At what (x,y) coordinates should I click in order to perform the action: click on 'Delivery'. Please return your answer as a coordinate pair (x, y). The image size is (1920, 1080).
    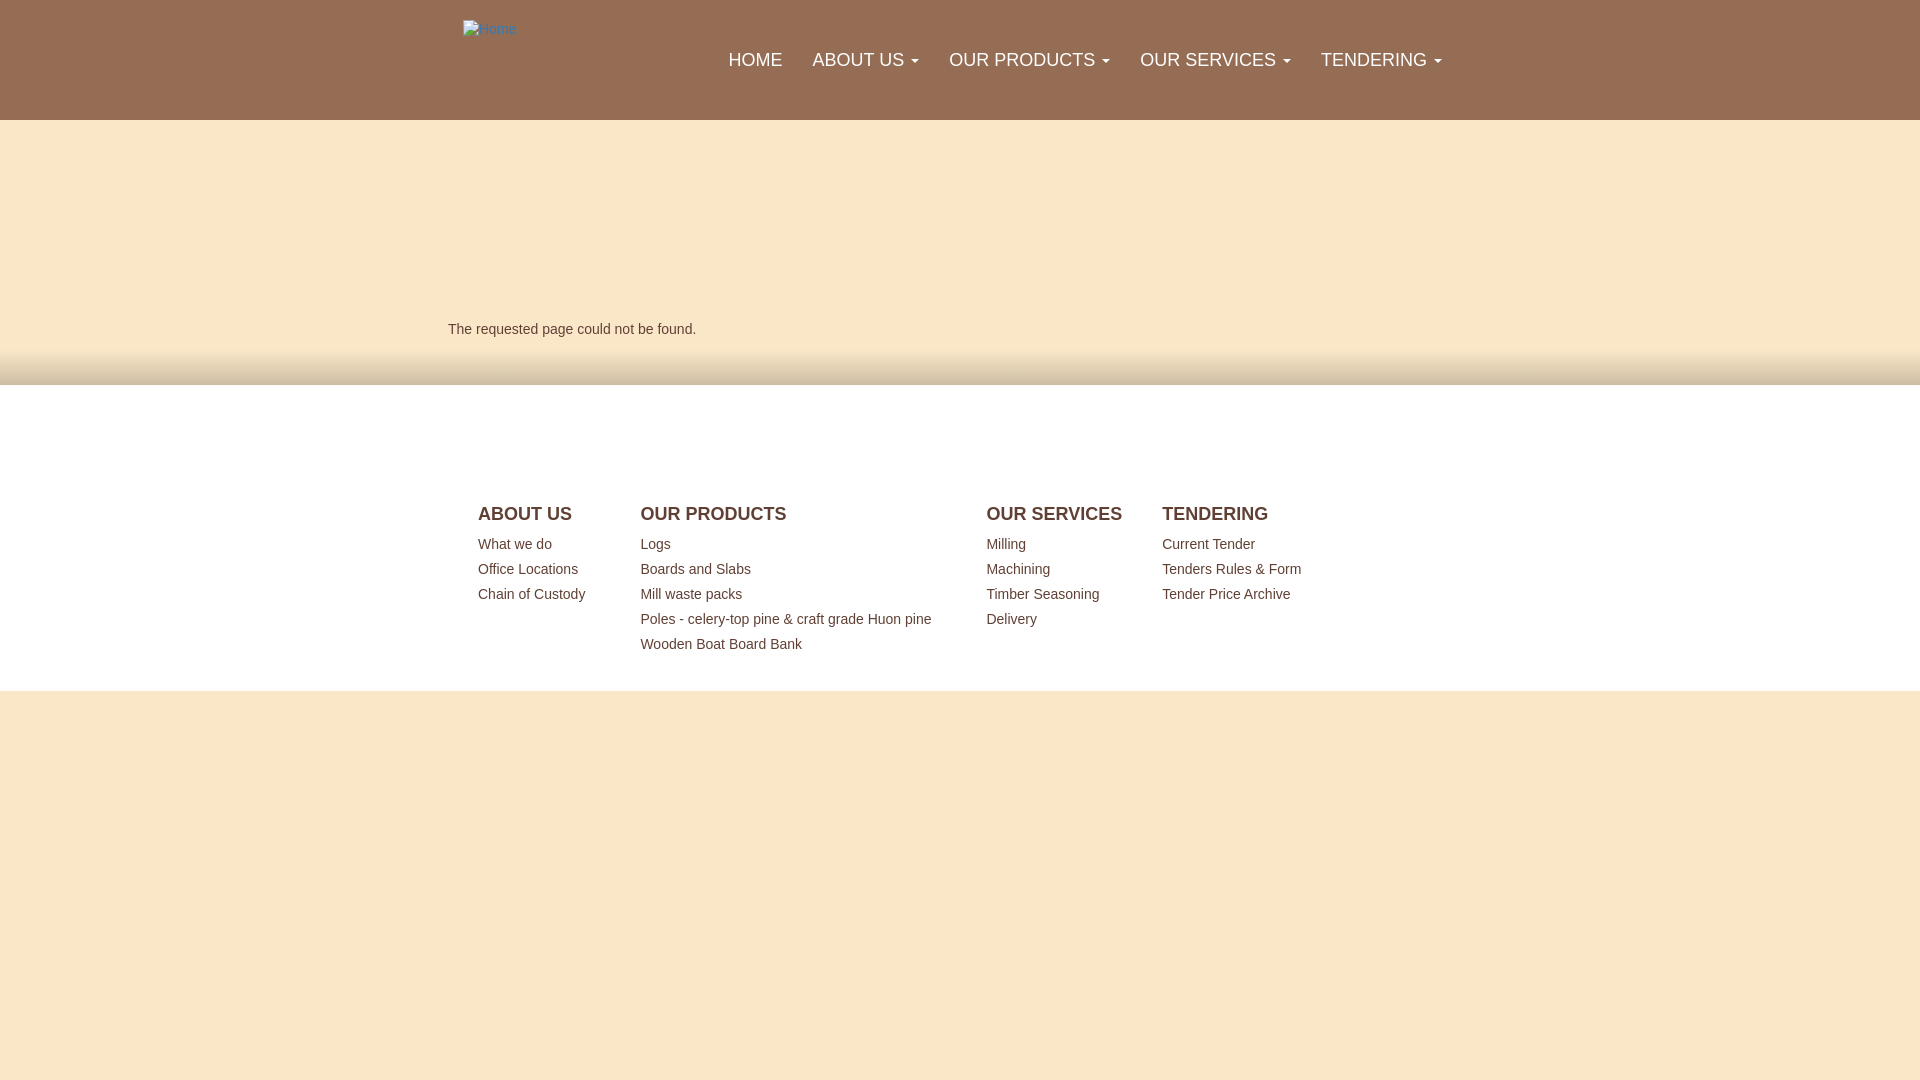
    Looking at the image, I should click on (1049, 616).